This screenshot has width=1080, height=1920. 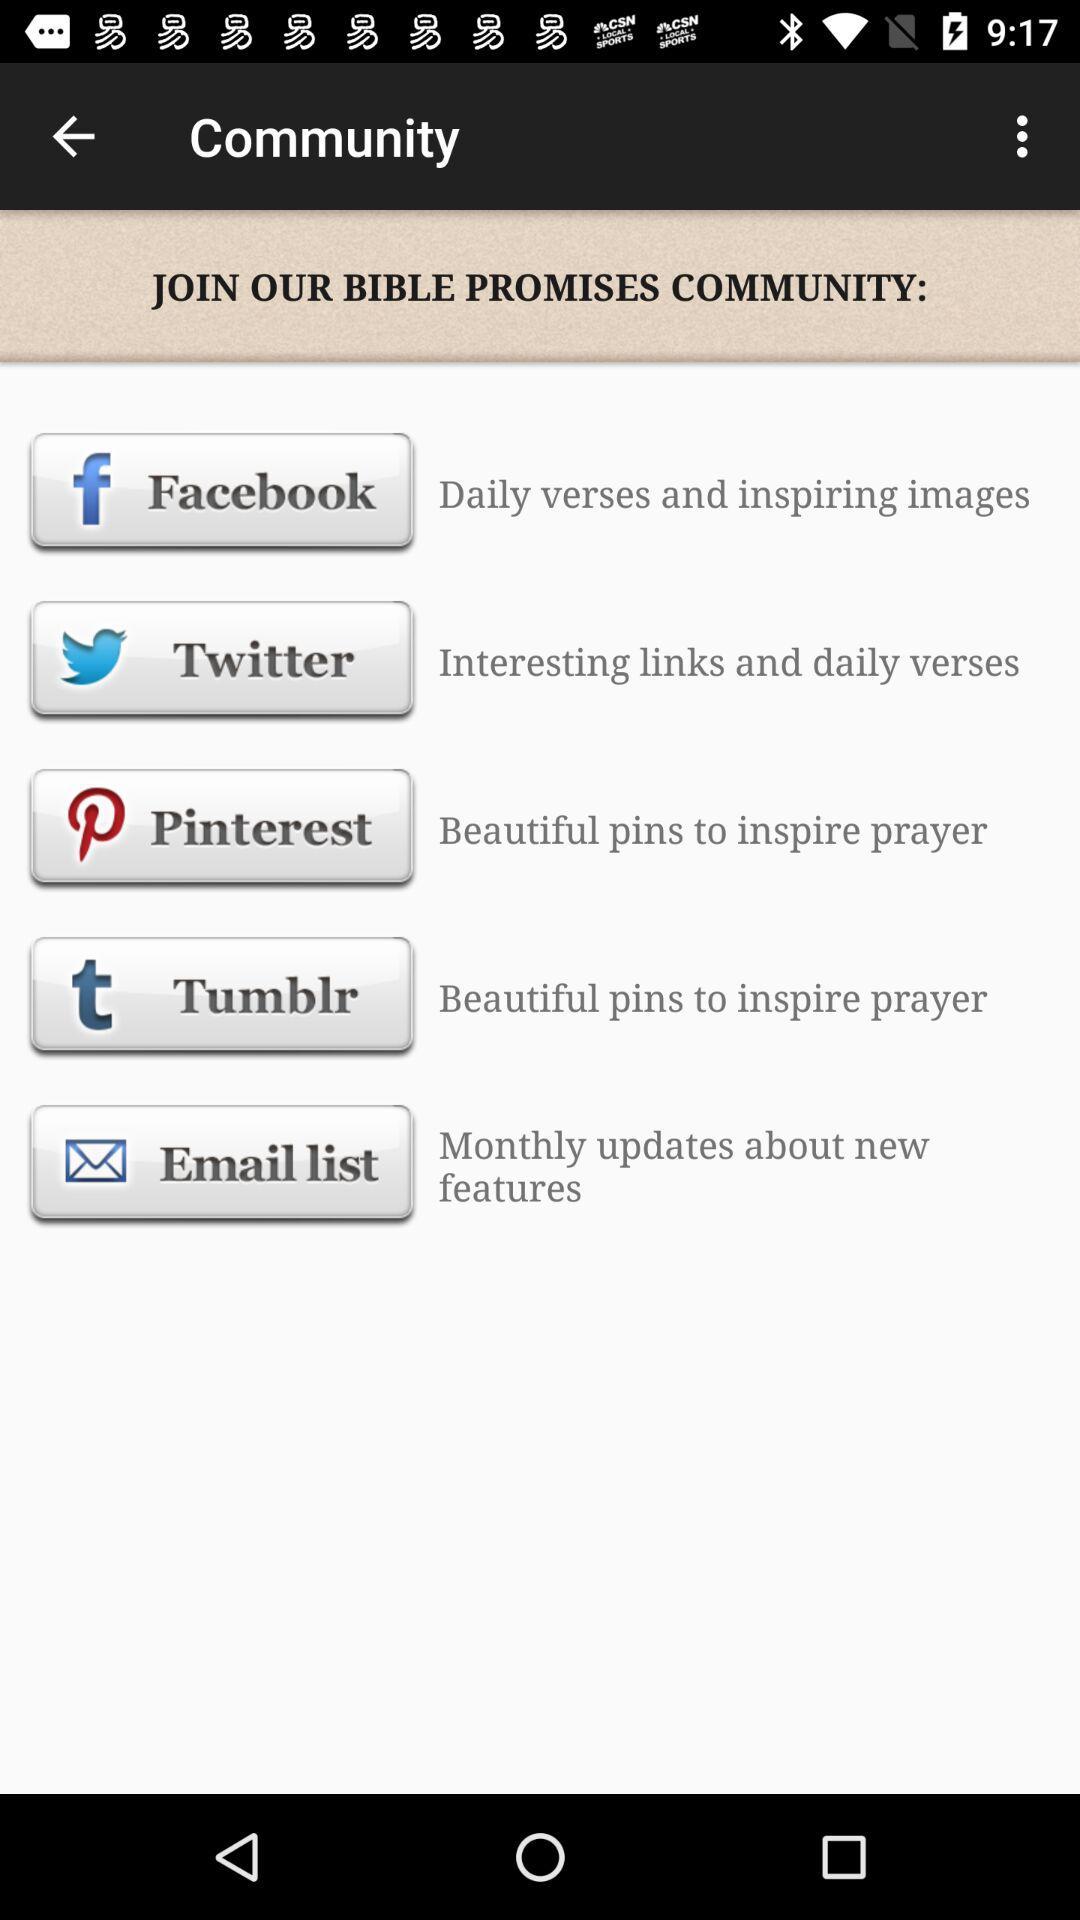 What do you see at coordinates (222, 661) in the screenshot?
I see `links and daily verses on` at bounding box center [222, 661].